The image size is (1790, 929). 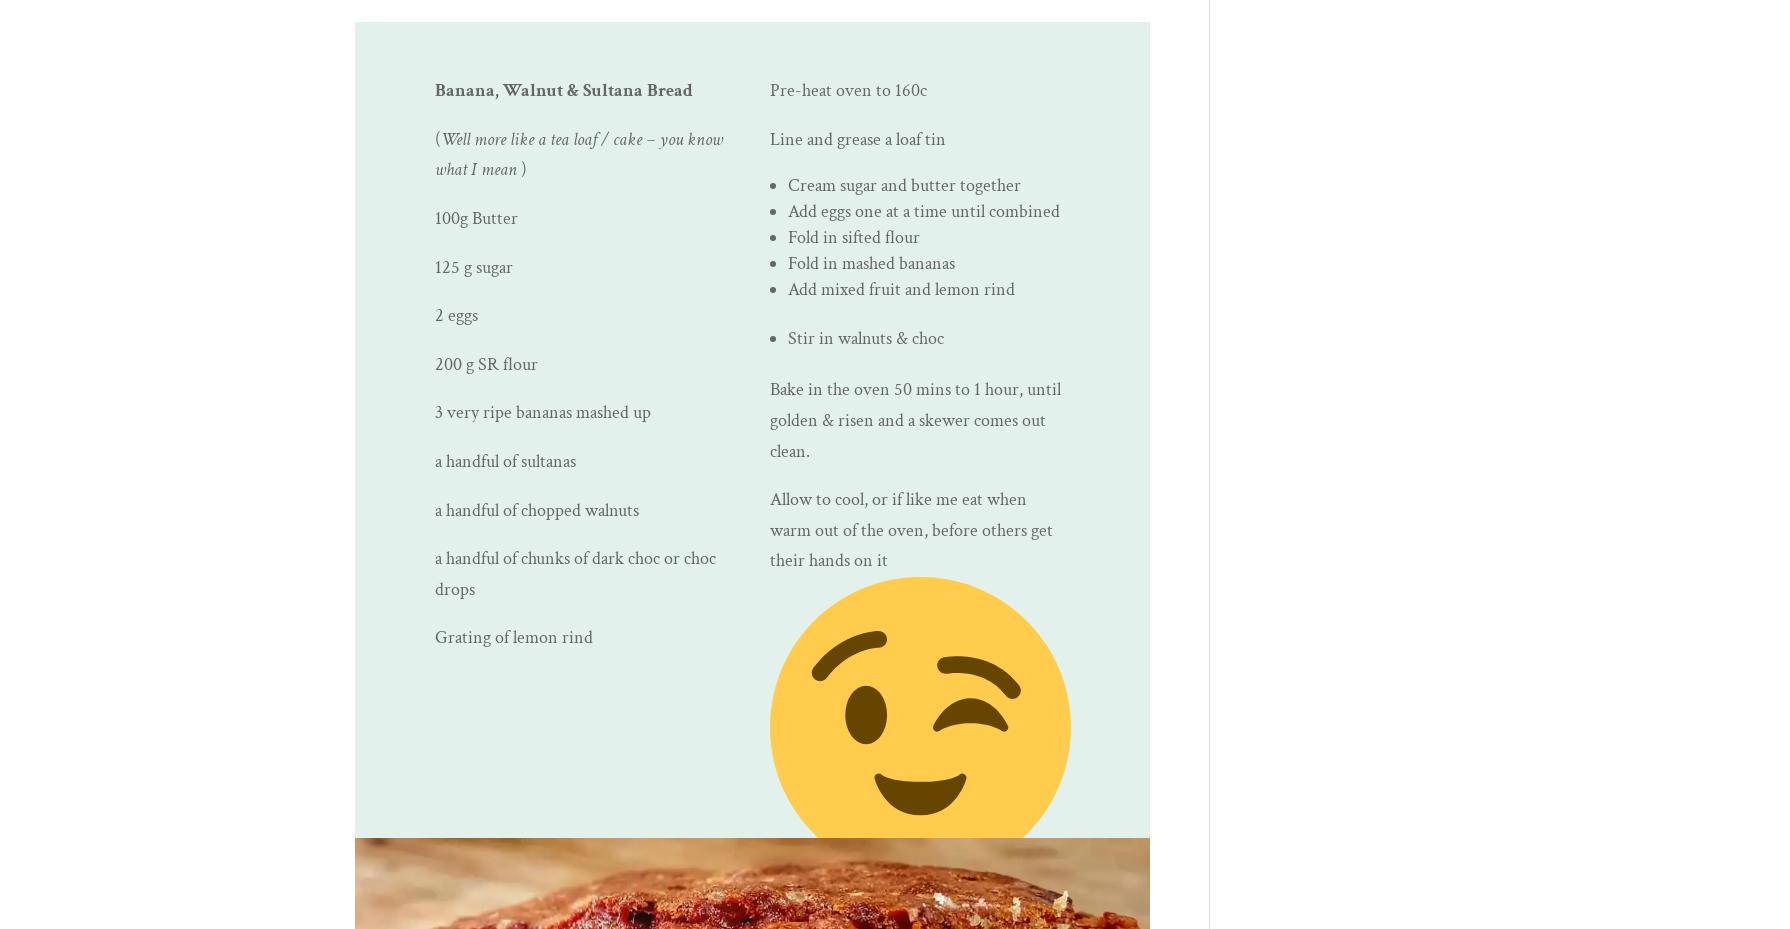 I want to click on 'a handful of chopped walnuts', so click(x=534, y=509).